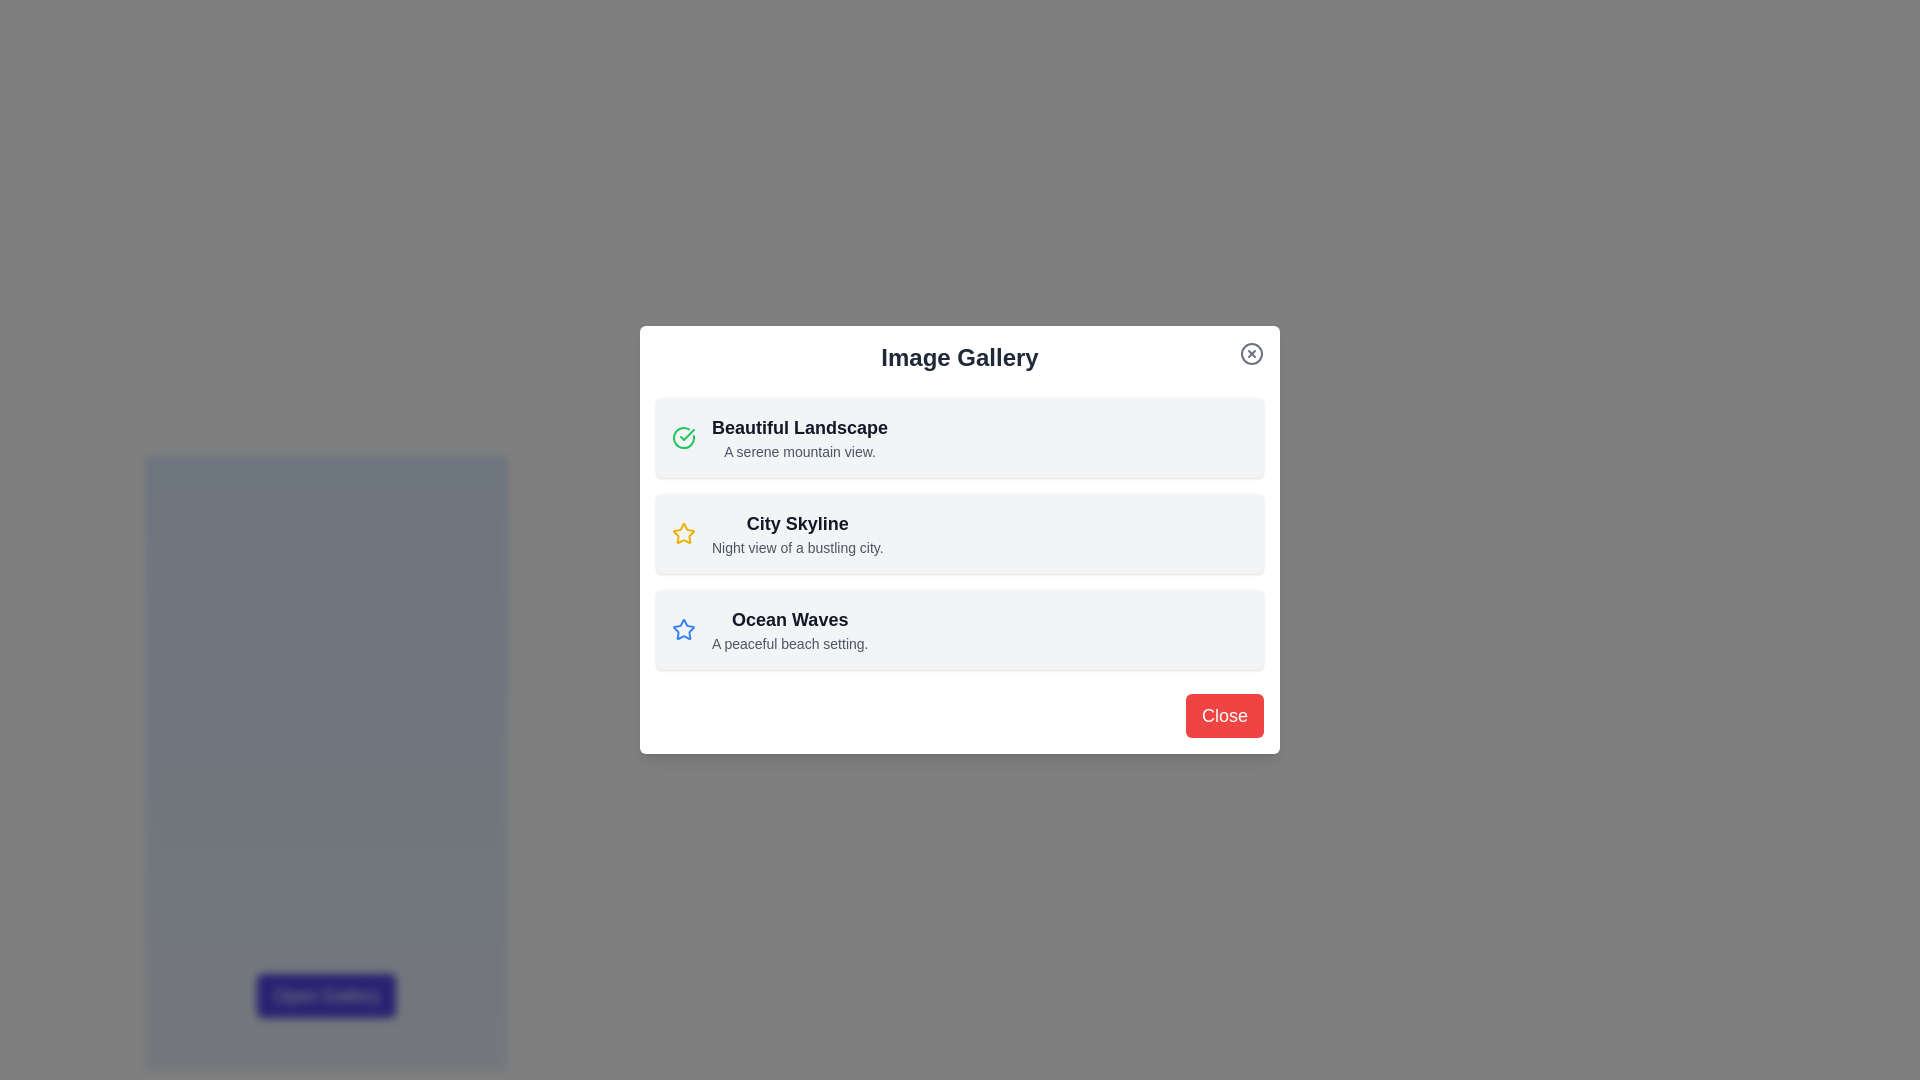  I want to click on the circular icon with a green outline and a white center, which features a checkmark symbol, located to the left of the 'Beautiful Landscape' list item, so click(684, 437).